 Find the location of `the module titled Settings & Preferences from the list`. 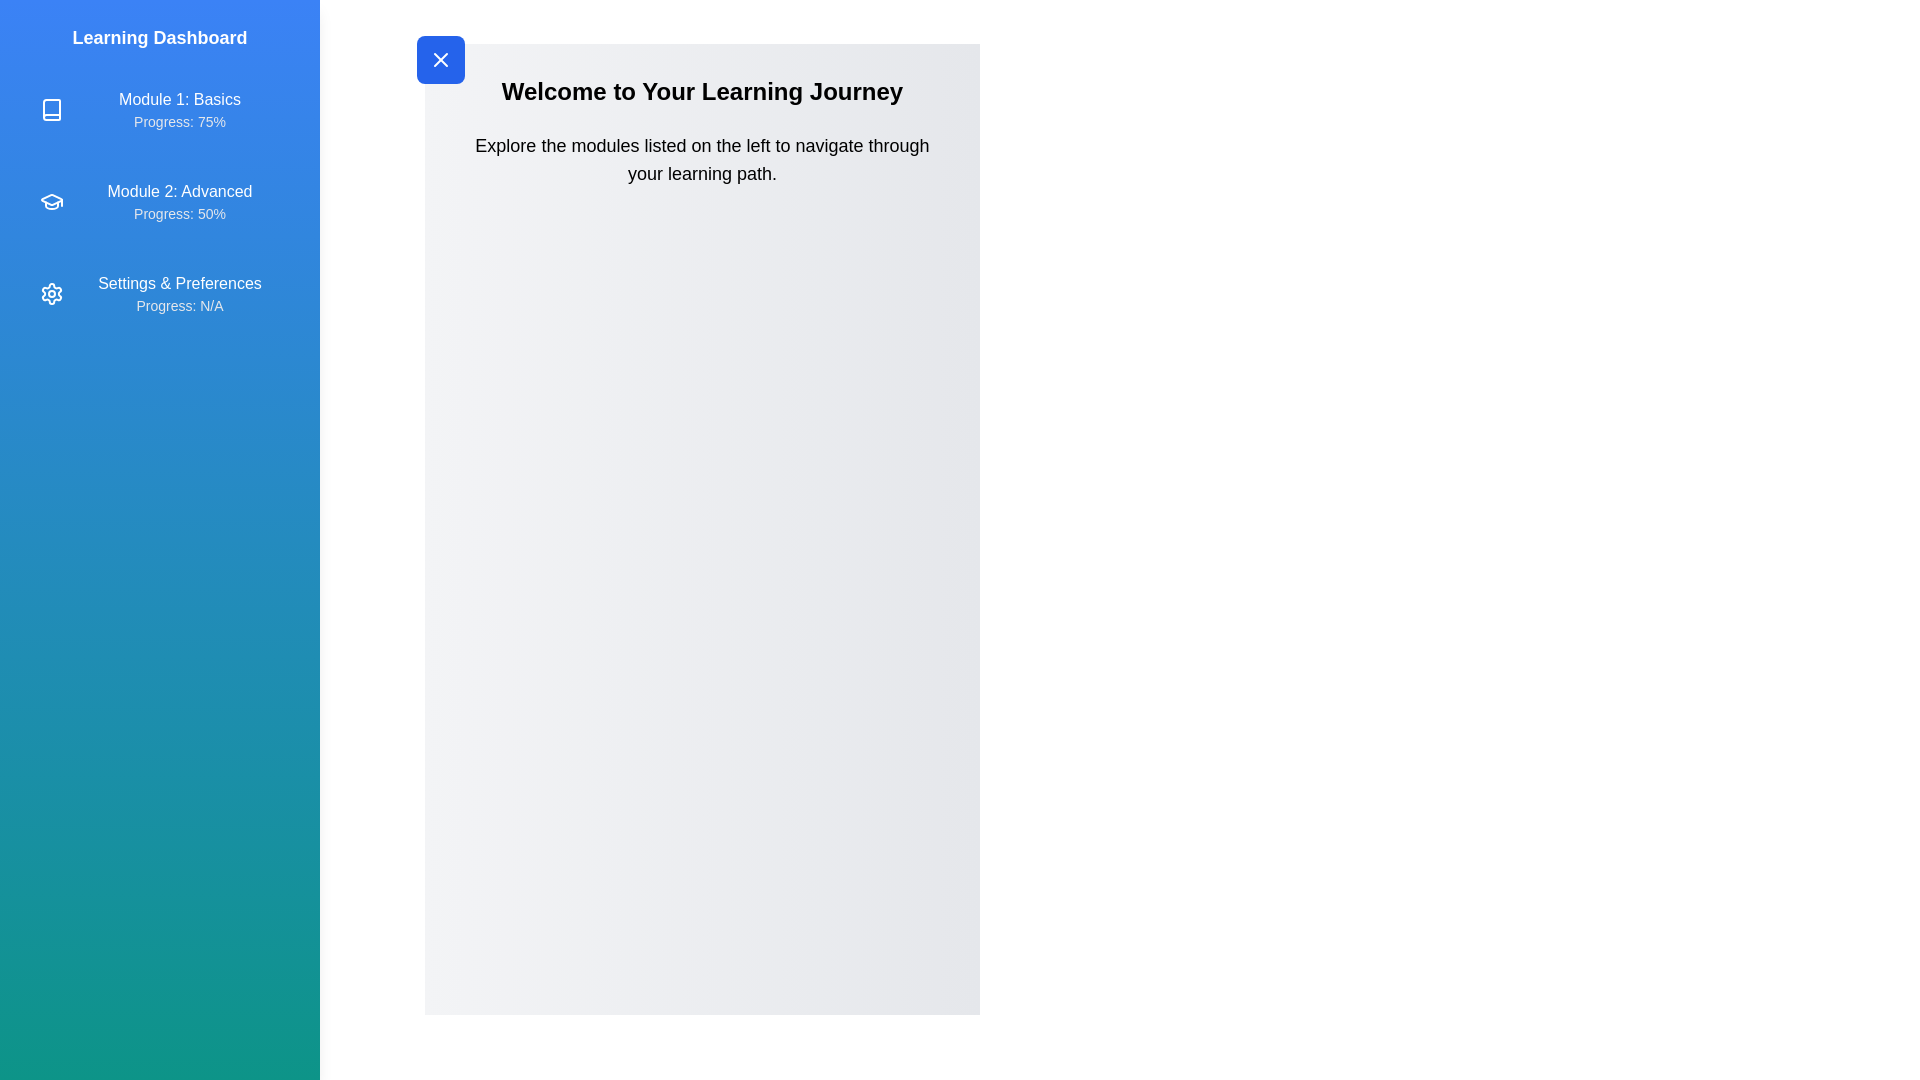

the module titled Settings & Preferences from the list is located at coordinates (158, 293).